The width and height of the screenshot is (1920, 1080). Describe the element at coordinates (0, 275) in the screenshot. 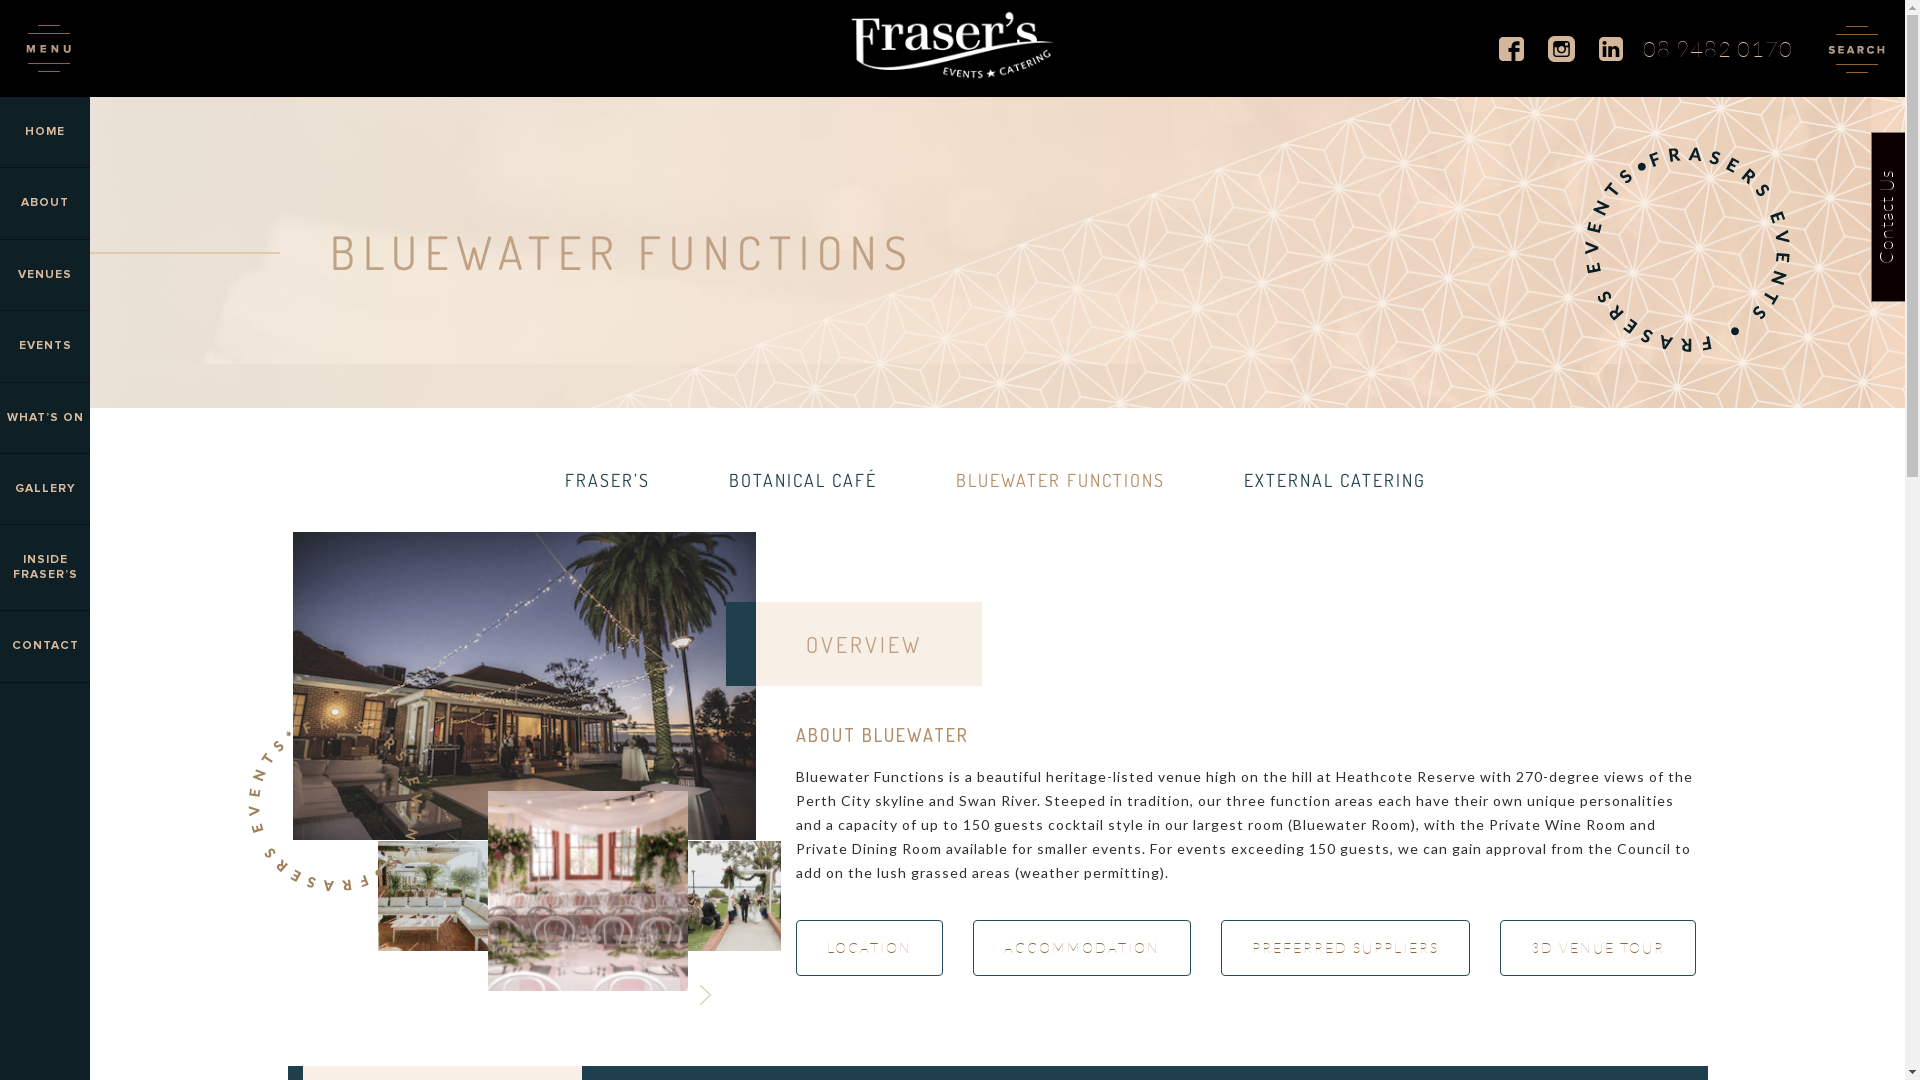

I see `'VENUES'` at that location.